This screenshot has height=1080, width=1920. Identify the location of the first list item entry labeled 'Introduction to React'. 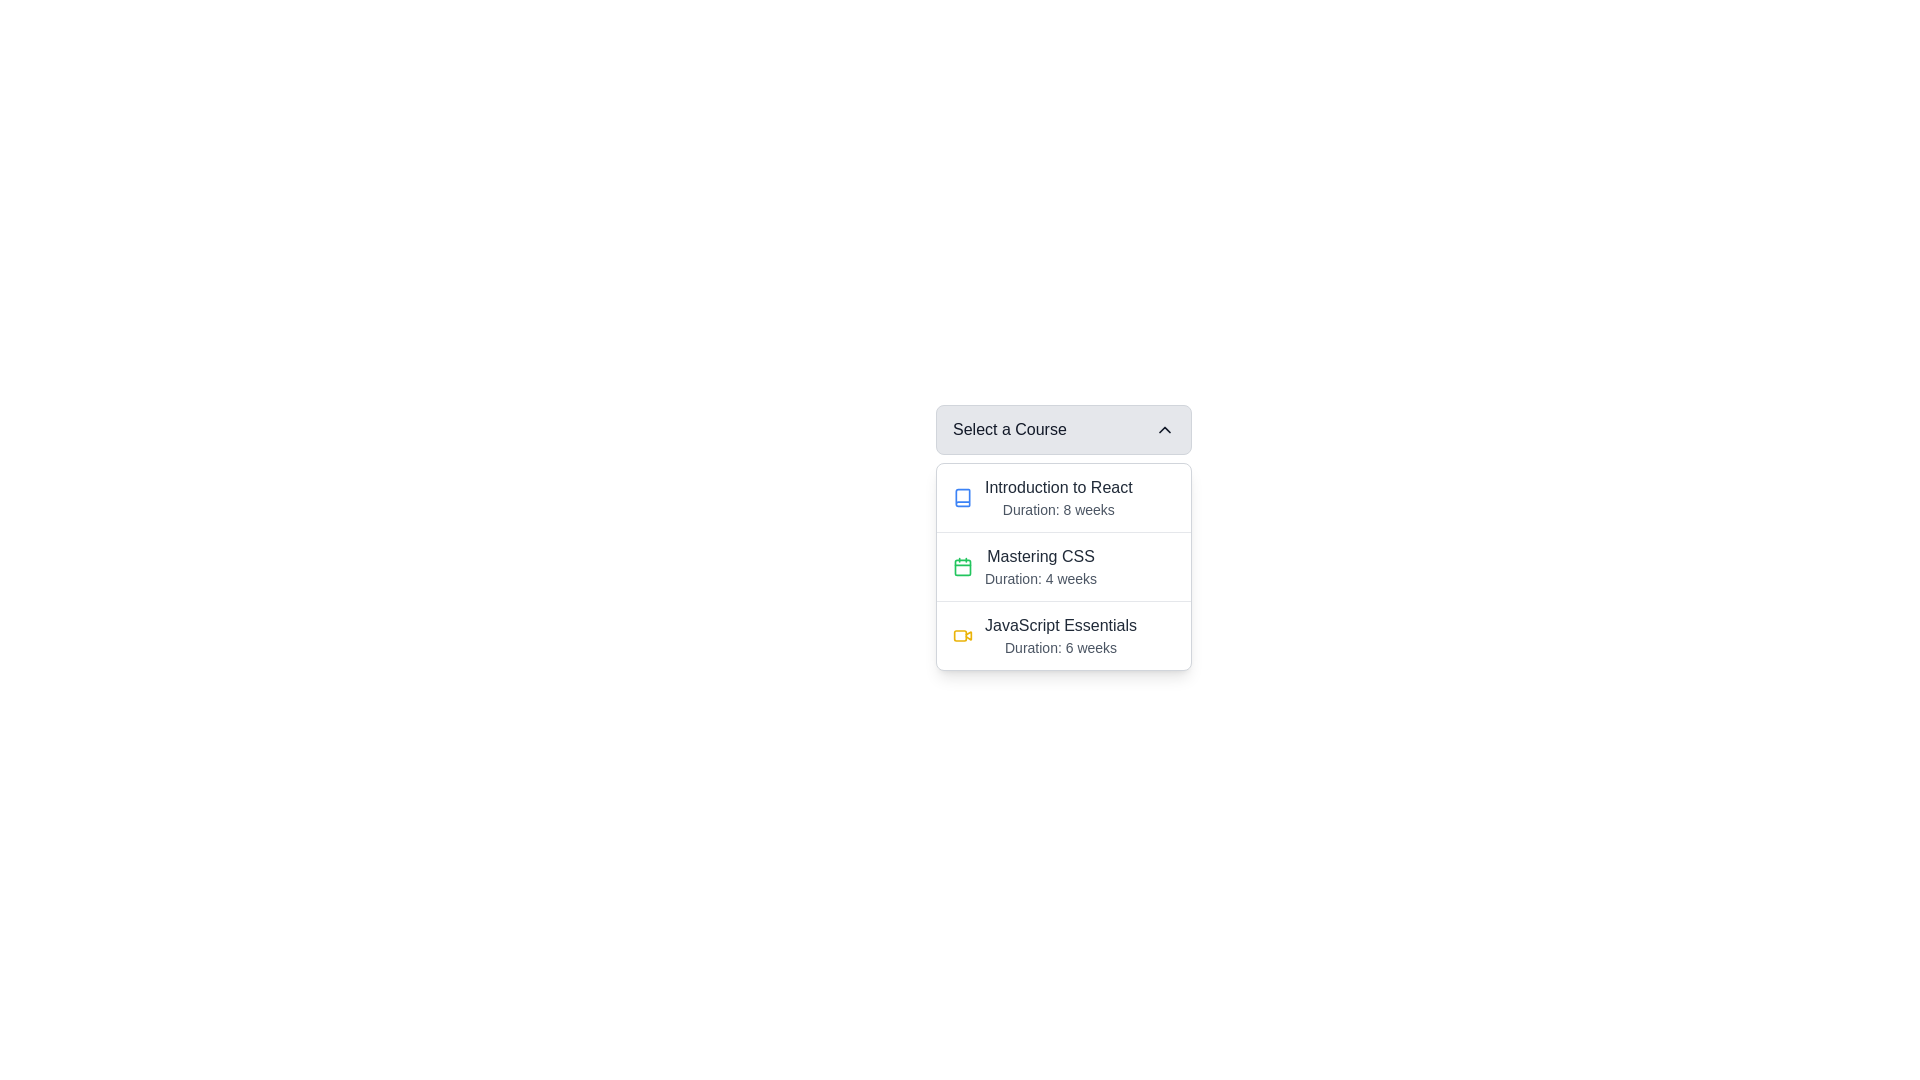
(1063, 496).